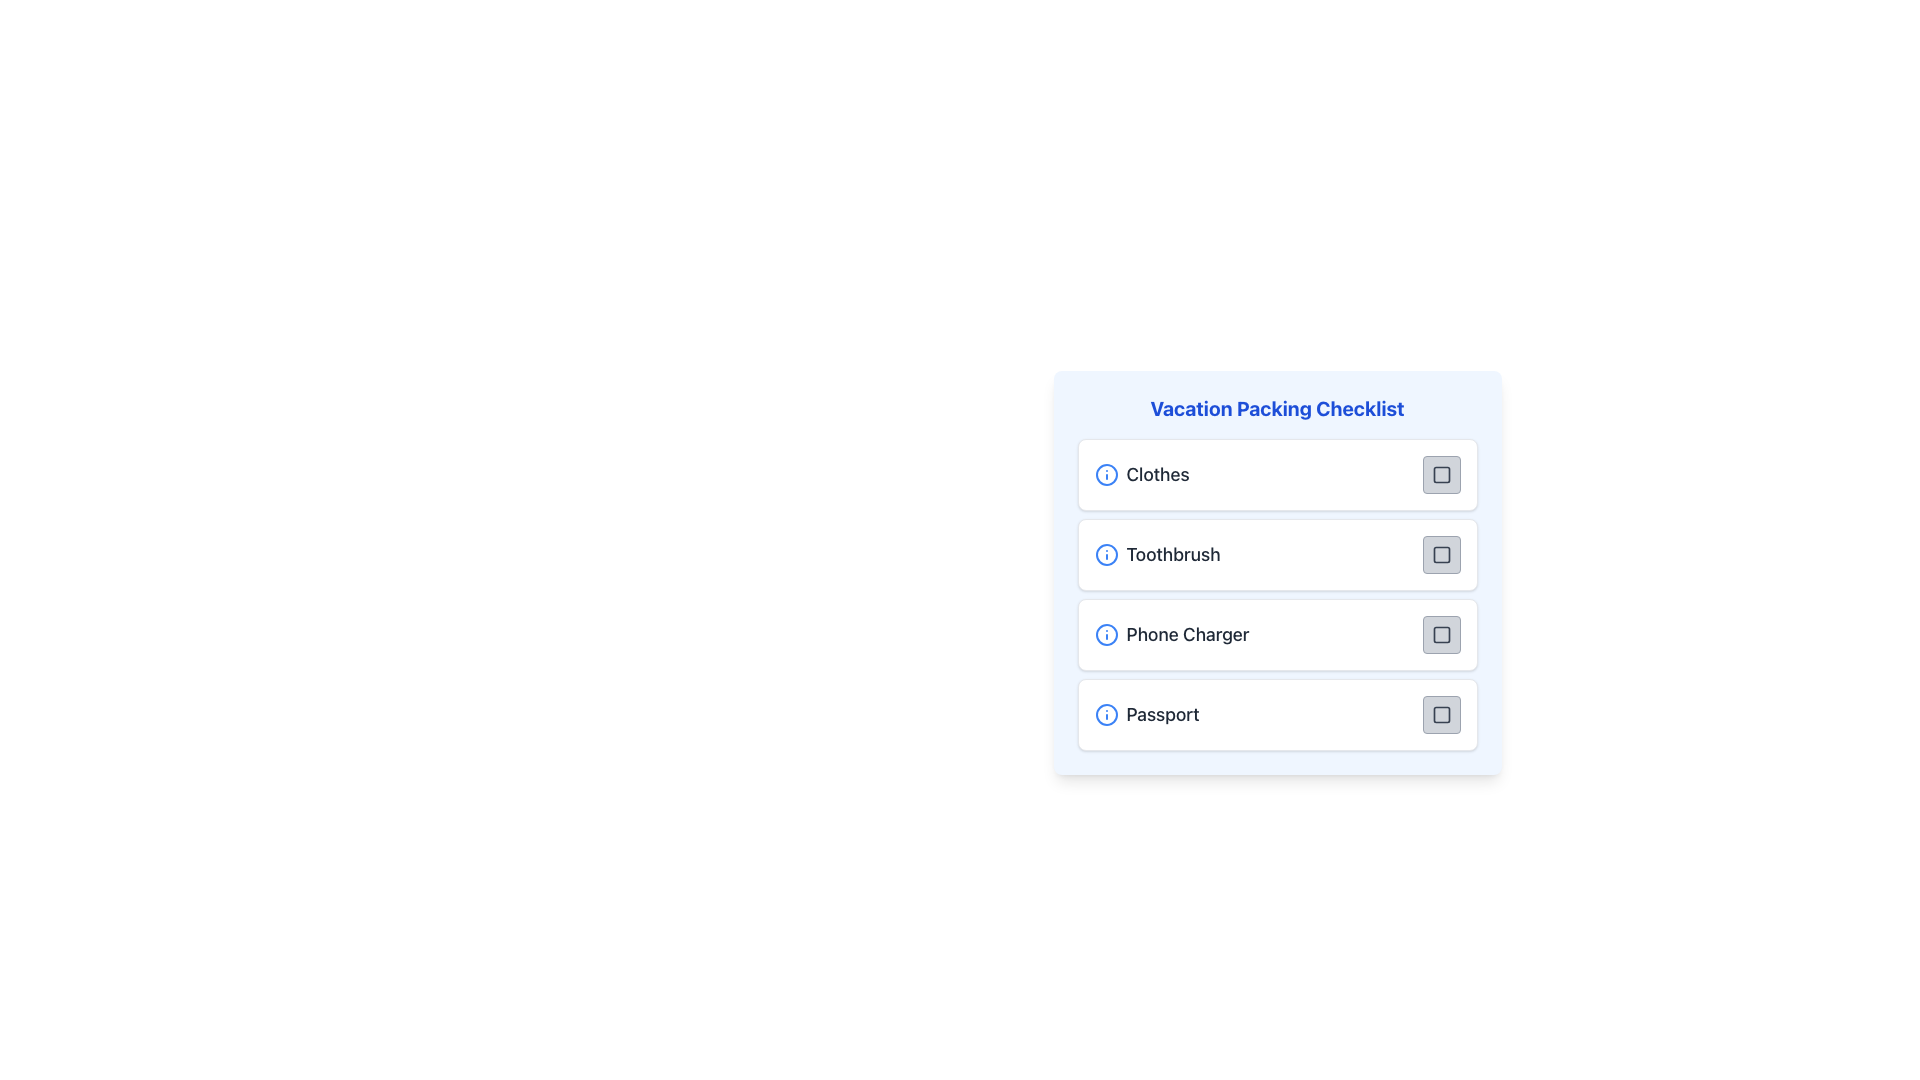  What do you see at coordinates (1441, 635) in the screenshot?
I see `the square icon in the third row of the 'Vacation Packing Checklist' associated with the 'Phone Charger' entry` at bounding box center [1441, 635].